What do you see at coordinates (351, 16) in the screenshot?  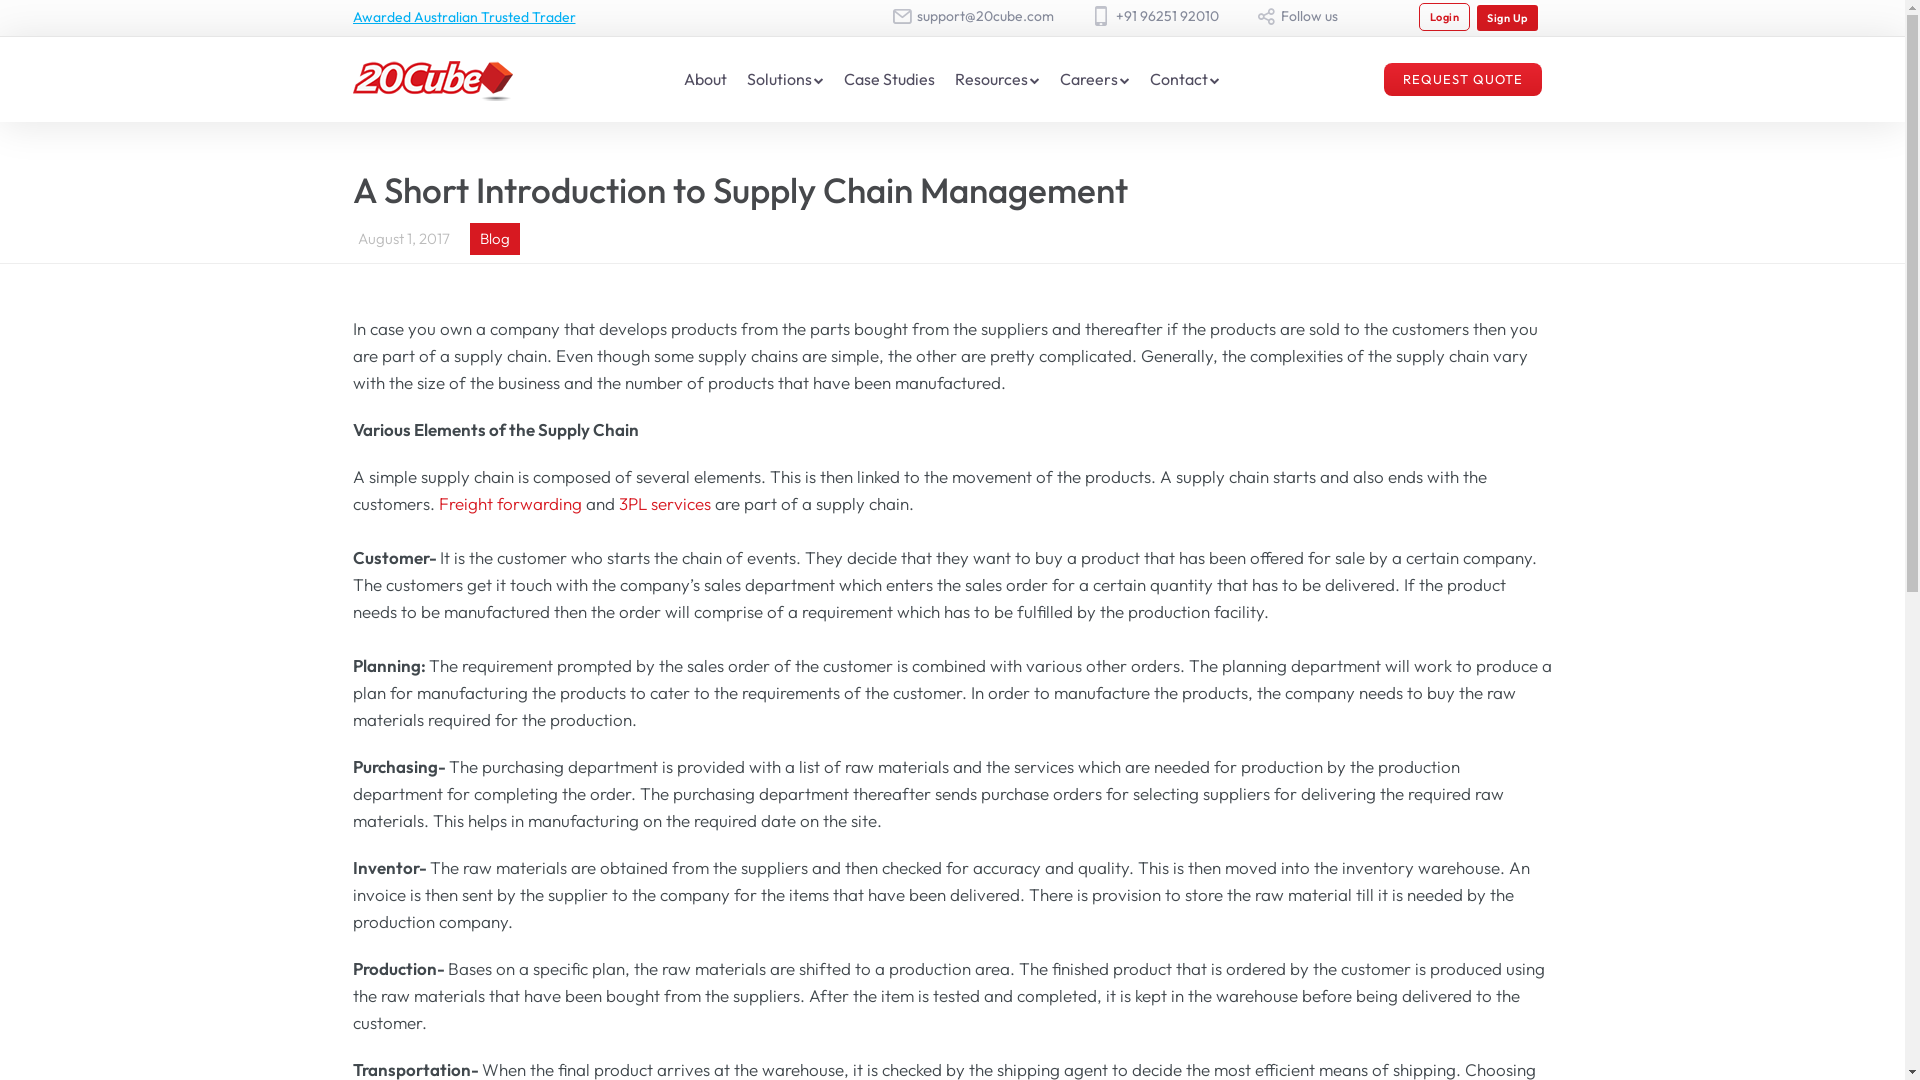 I see `'Awarded Australian Trusted Trader'` at bounding box center [351, 16].